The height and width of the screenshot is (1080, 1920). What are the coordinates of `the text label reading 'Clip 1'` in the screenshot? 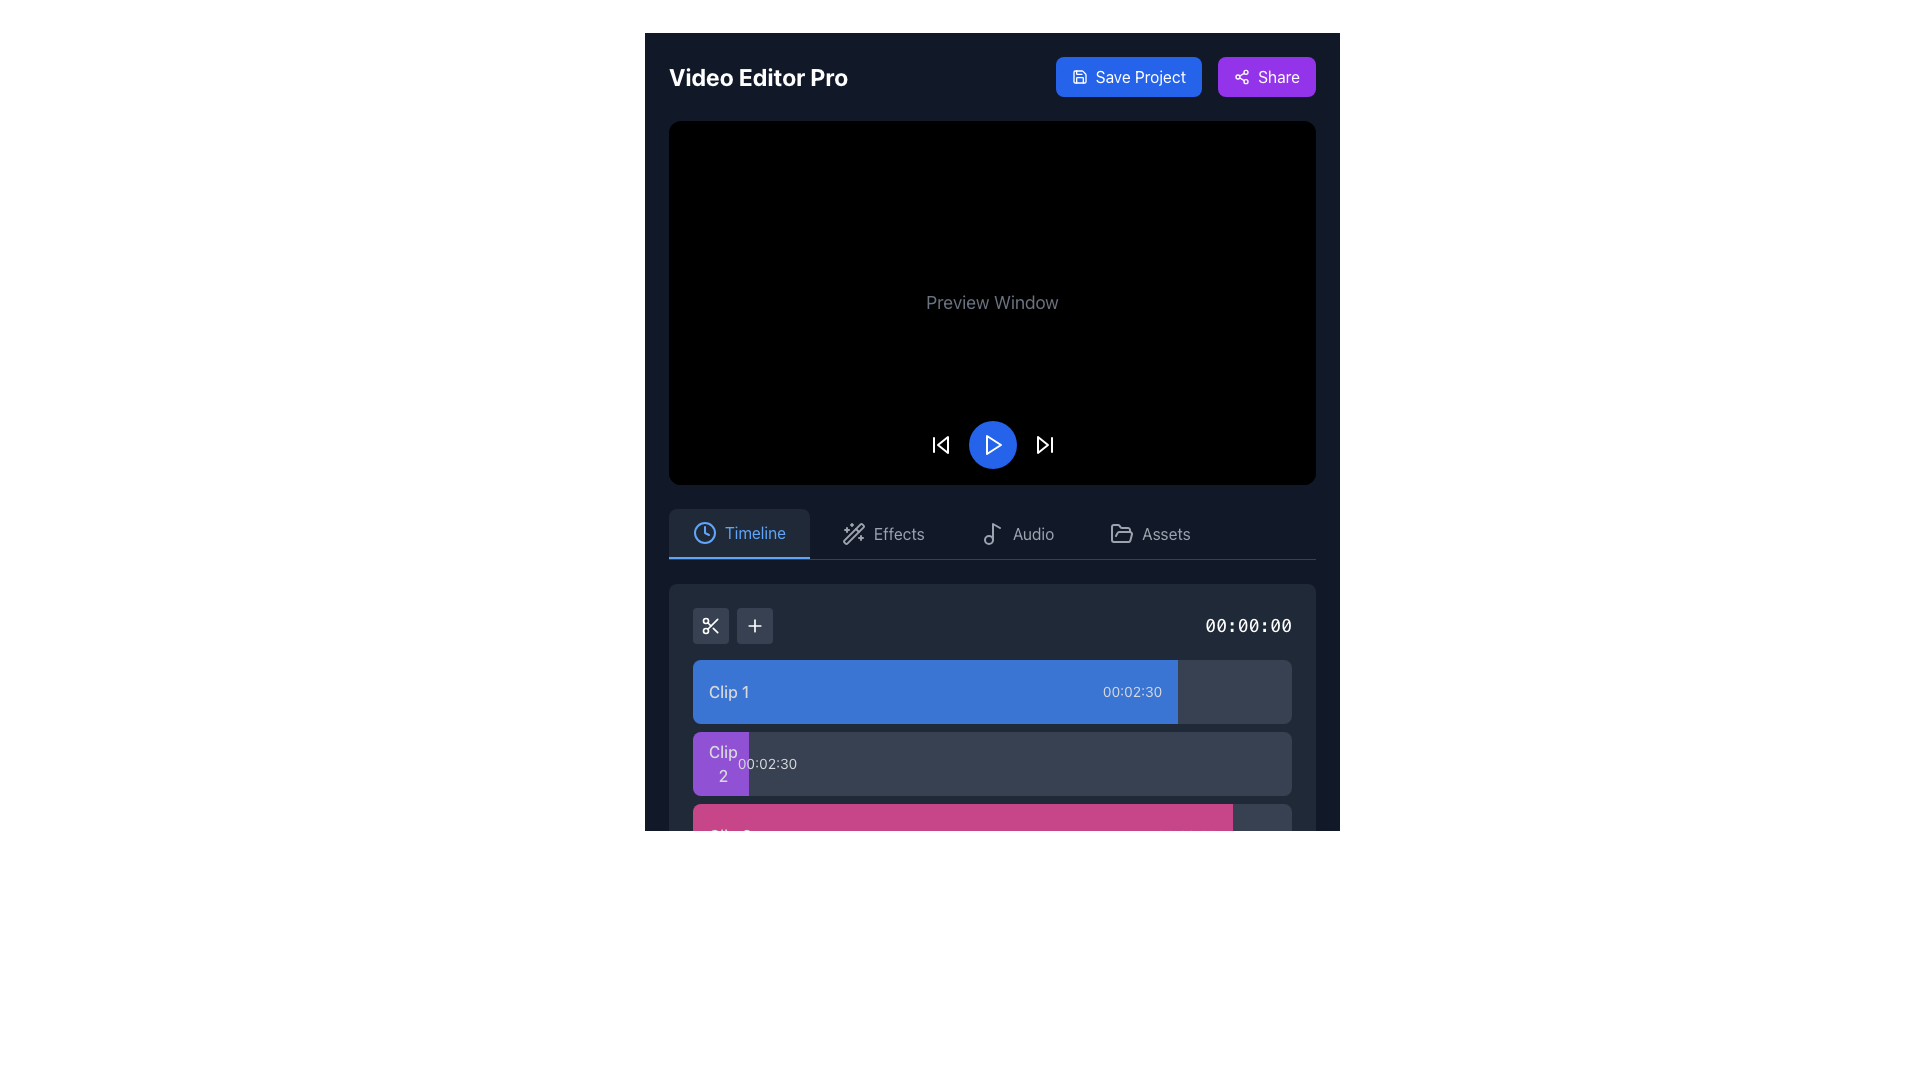 It's located at (728, 690).